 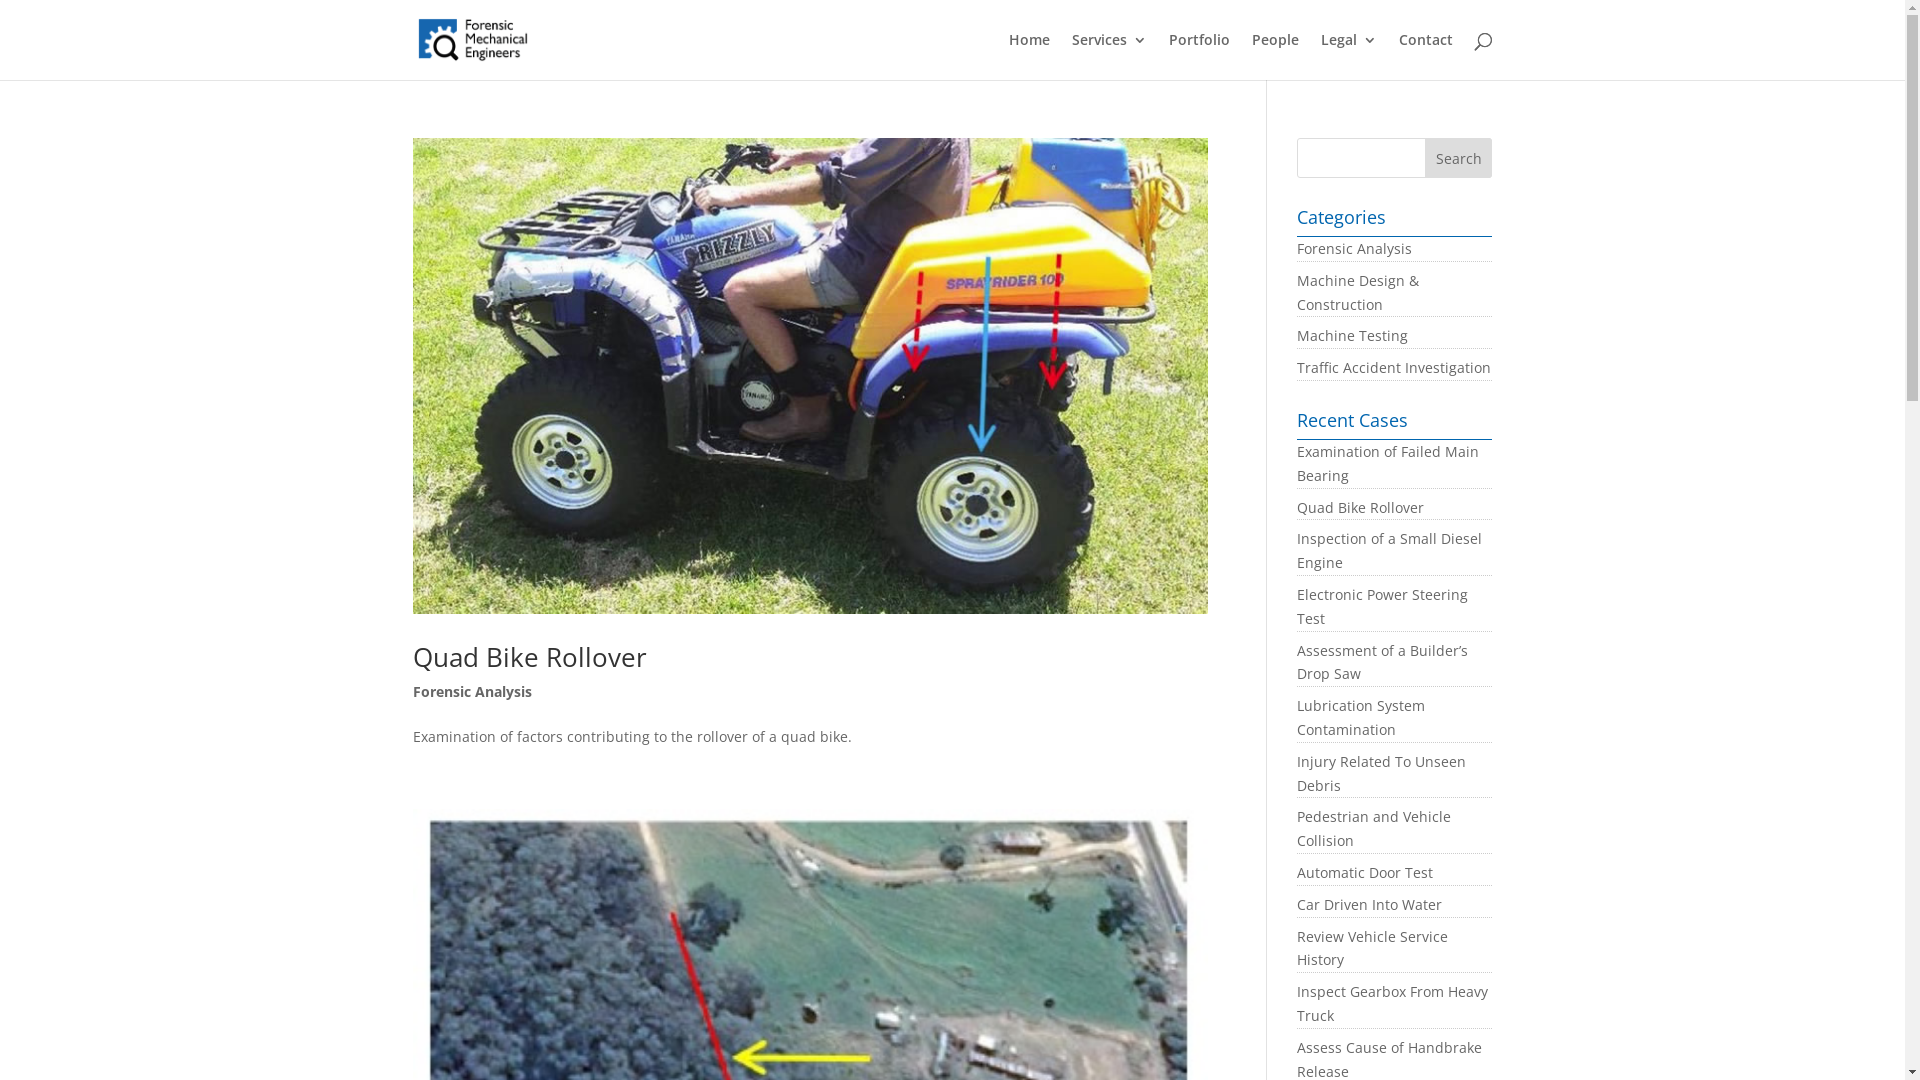 I want to click on 'Inspect Gearbox From Heavy Truck', so click(x=1391, y=1003).